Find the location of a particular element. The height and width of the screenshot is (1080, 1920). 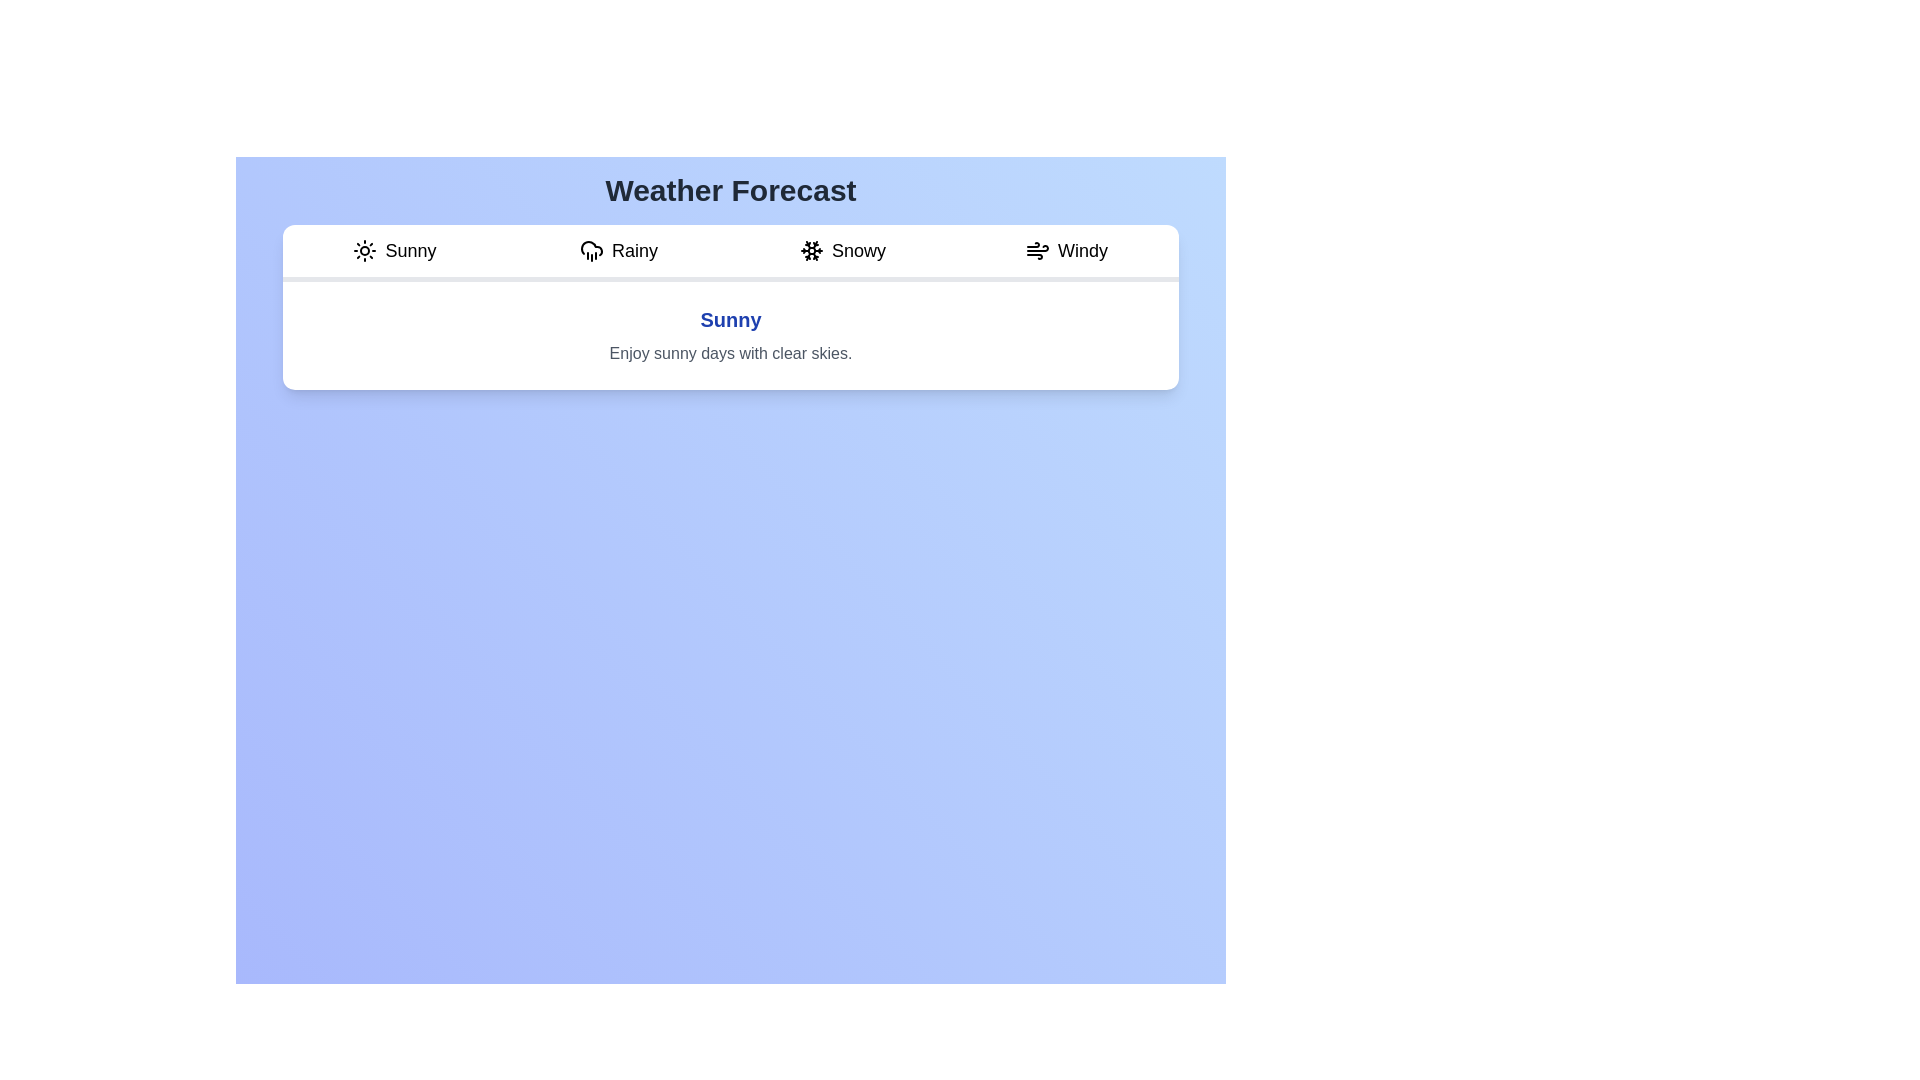

the Windy tab to view its weather condition is located at coordinates (1065, 252).